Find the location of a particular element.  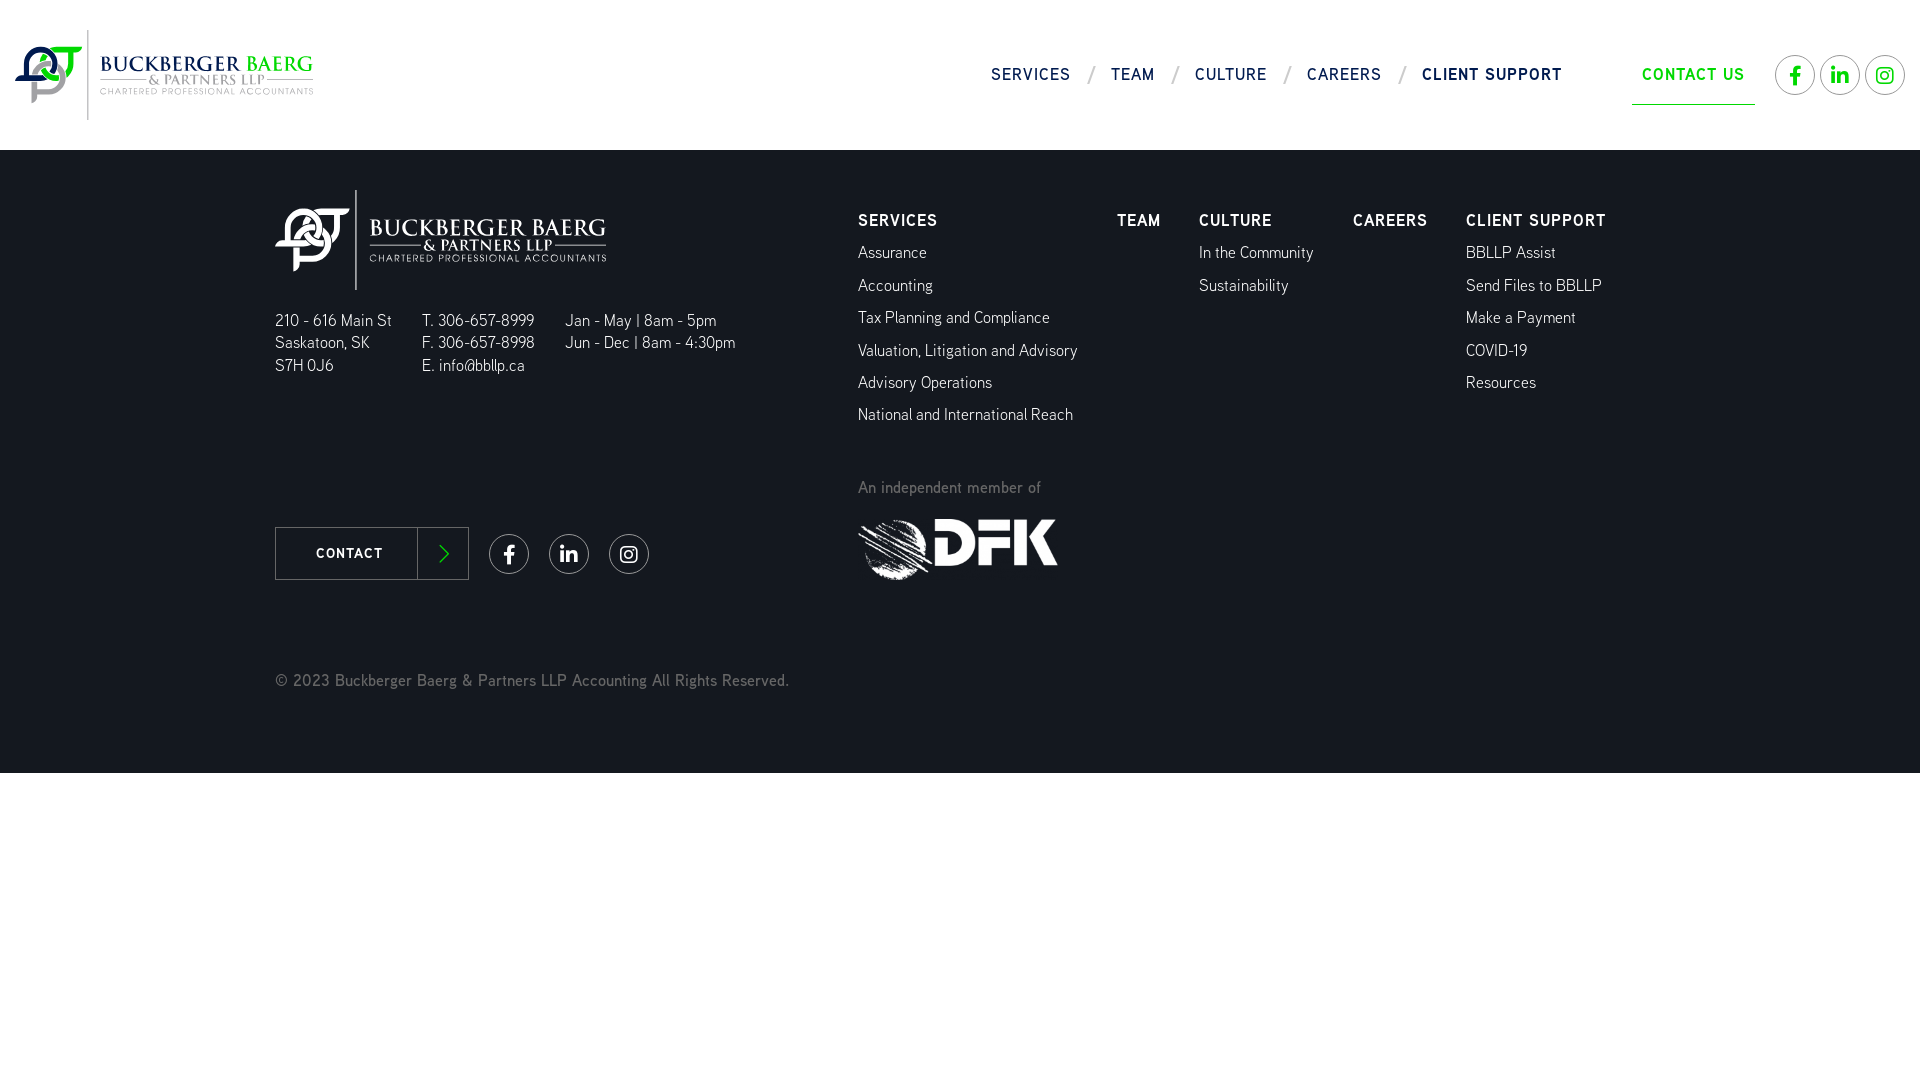

'Valuation, Litigation and Advisory' is located at coordinates (968, 349).